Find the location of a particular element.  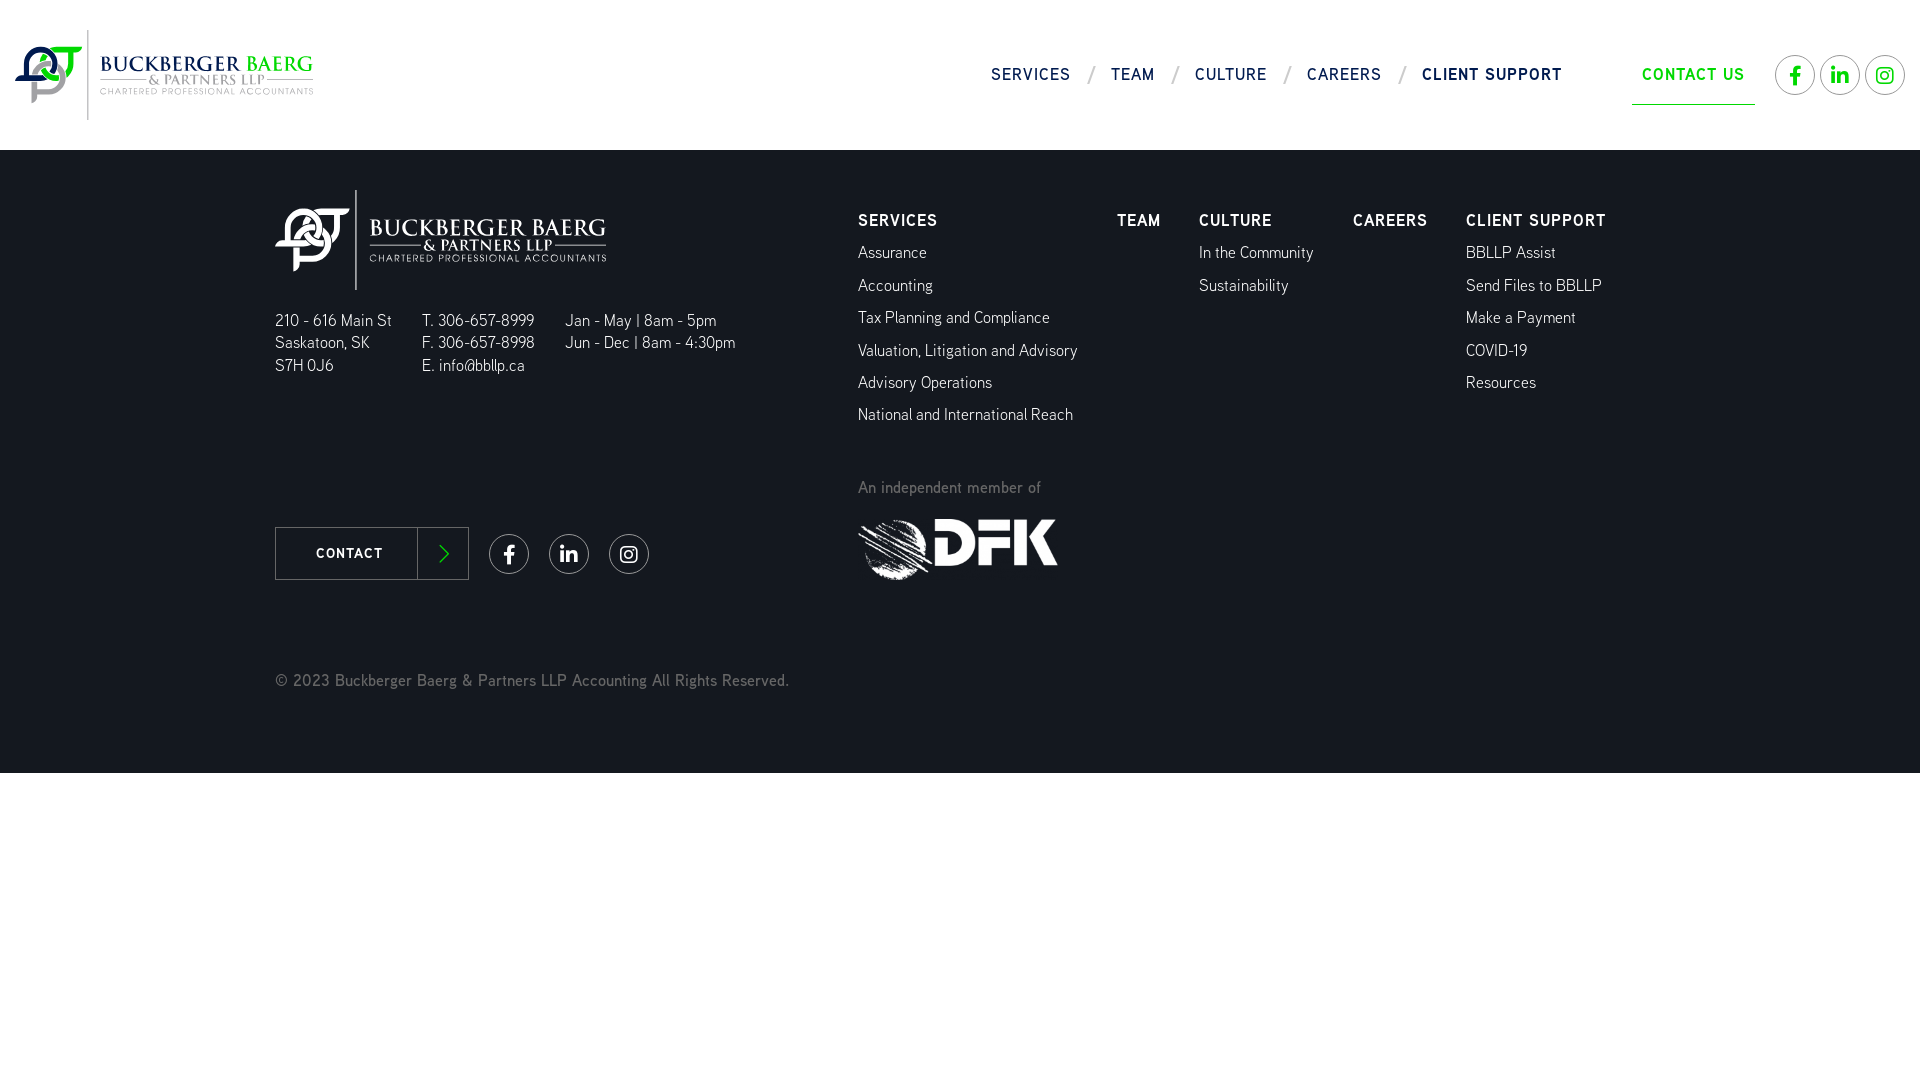

'Valuation, Litigation and Advisory' is located at coordinates (968, 349).